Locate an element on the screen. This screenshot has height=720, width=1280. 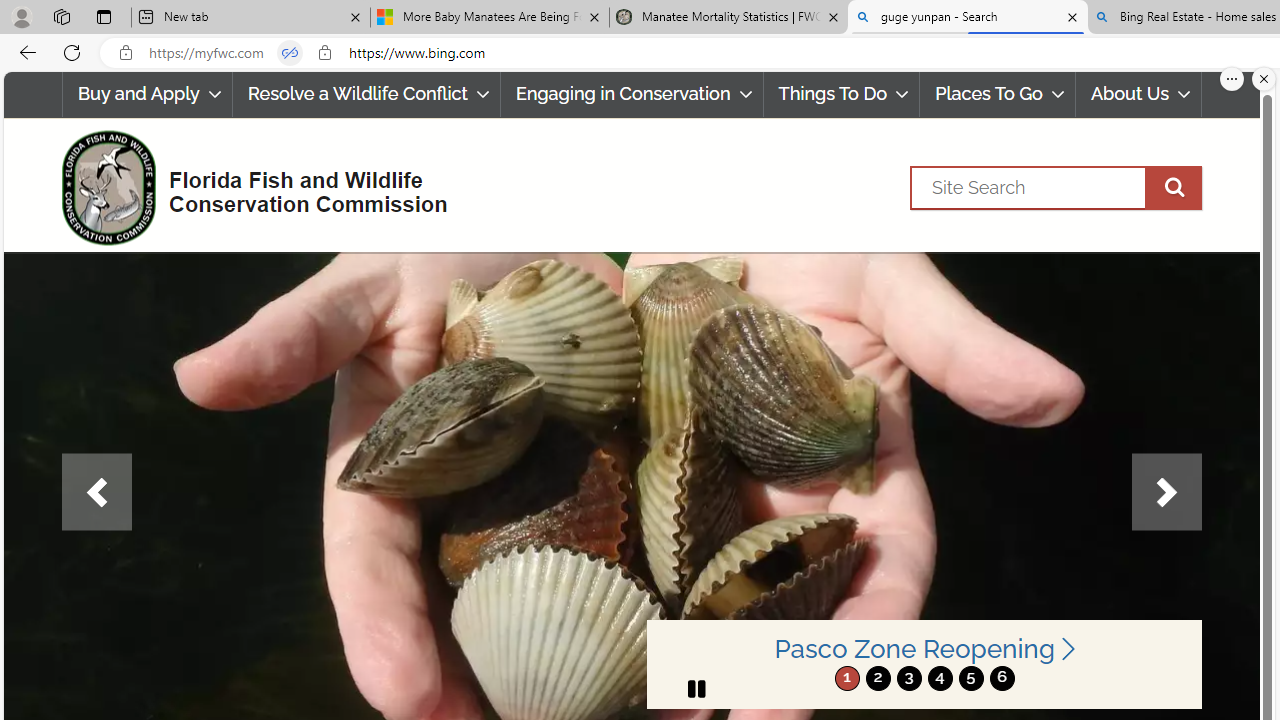
'1' is located at coordinates (847, 677).